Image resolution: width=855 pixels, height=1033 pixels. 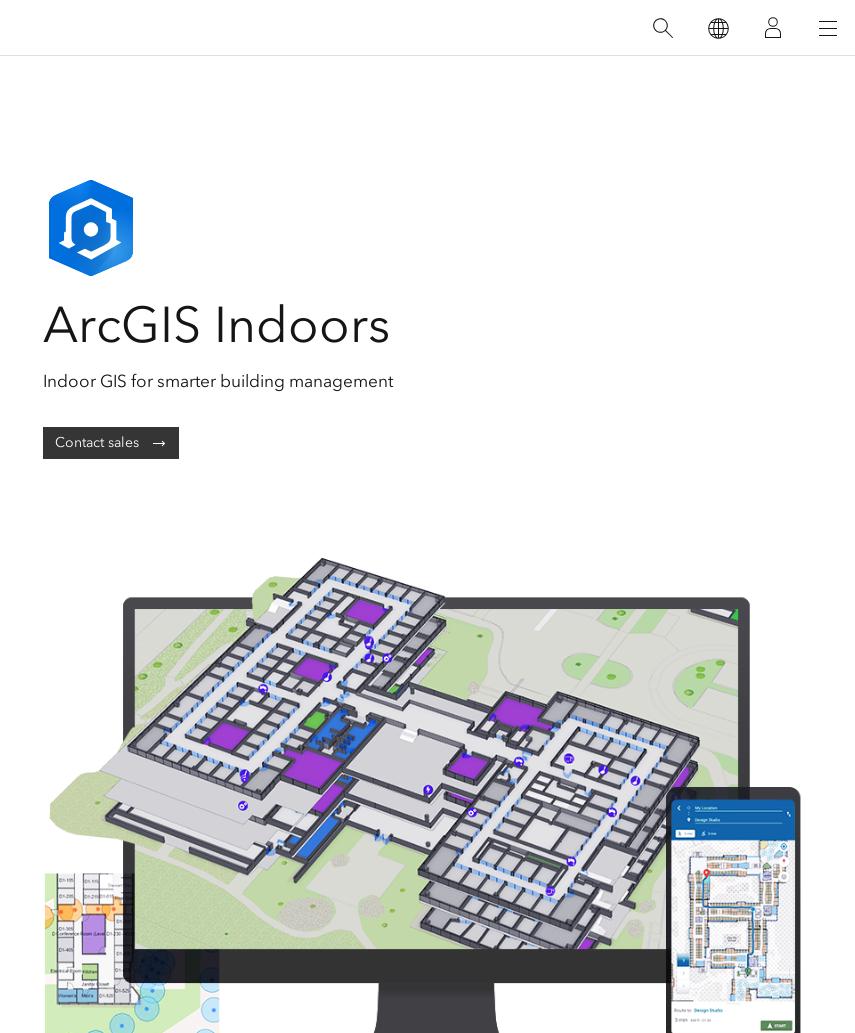 What do you see at coordinates (426, 519) in the screenshot?
I see `'Support'` at bounding box center [426, 519].